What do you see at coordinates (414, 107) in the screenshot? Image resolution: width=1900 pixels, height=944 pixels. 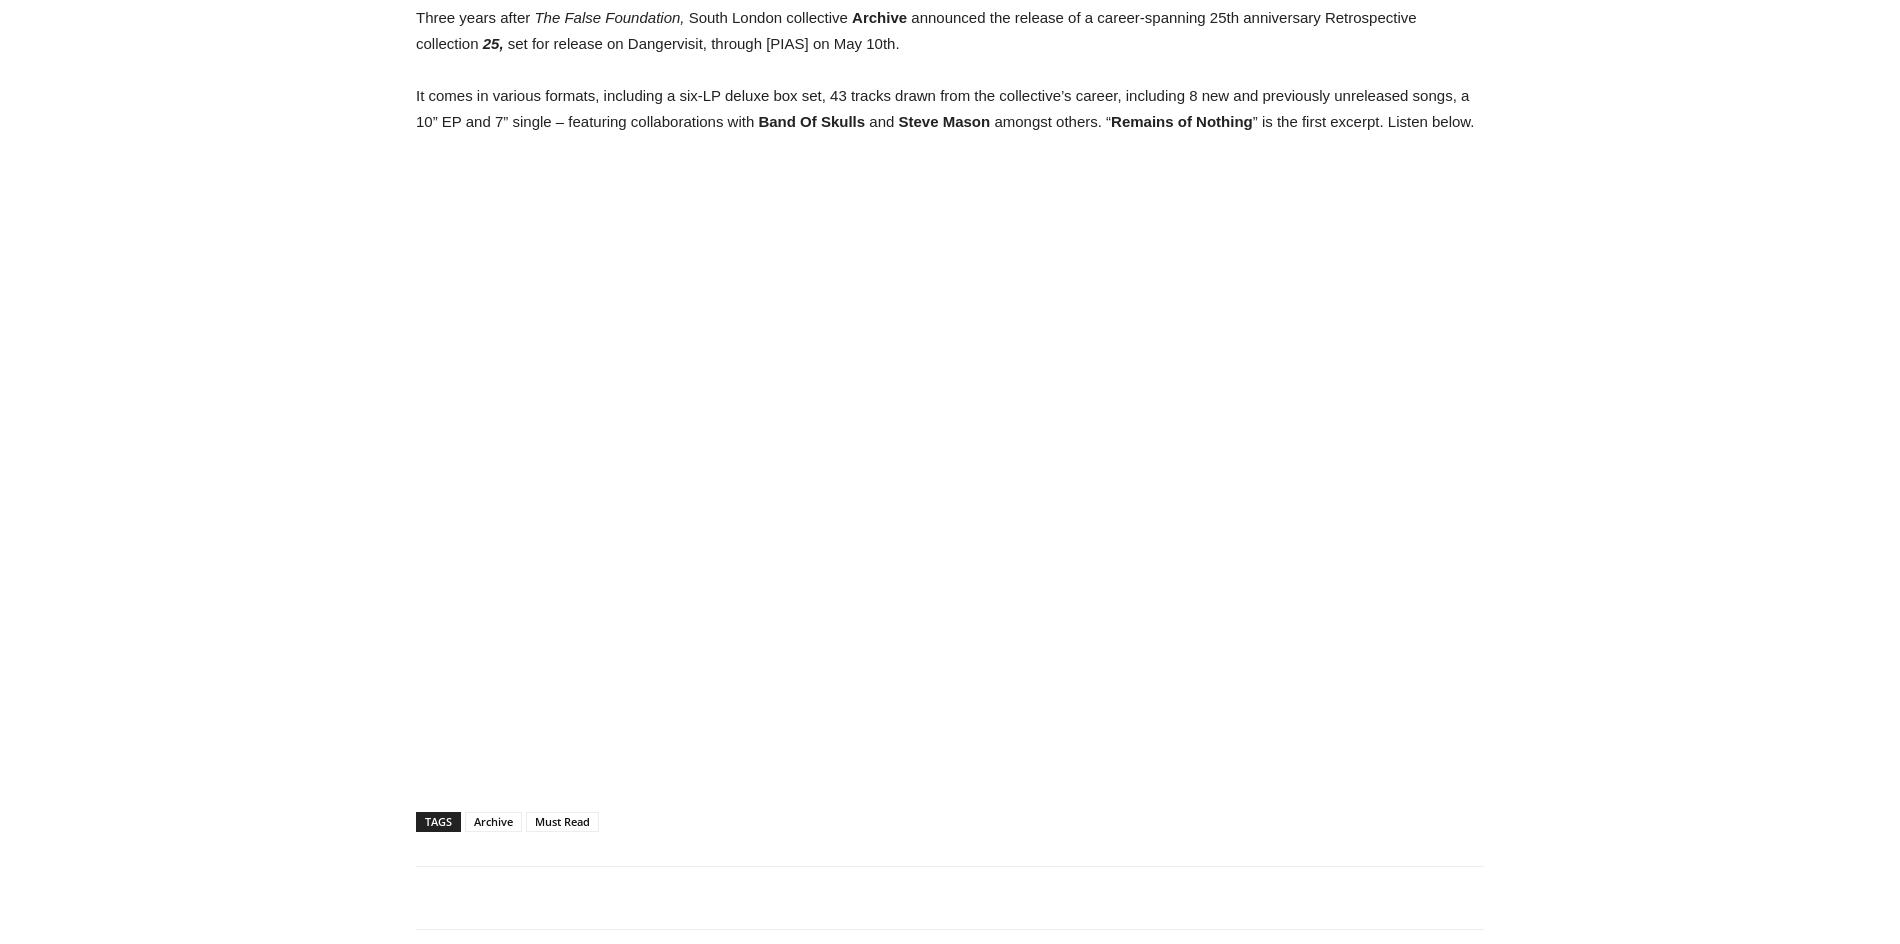 I see `'It comes in various formats, including a six-LP deluxe box set, 43 tracks drawn from the collective’s career, including 8 new and previously unreleased songs, a 10” EP and 7” single – featuring collaborations with'` at bounding box center [414, 107].